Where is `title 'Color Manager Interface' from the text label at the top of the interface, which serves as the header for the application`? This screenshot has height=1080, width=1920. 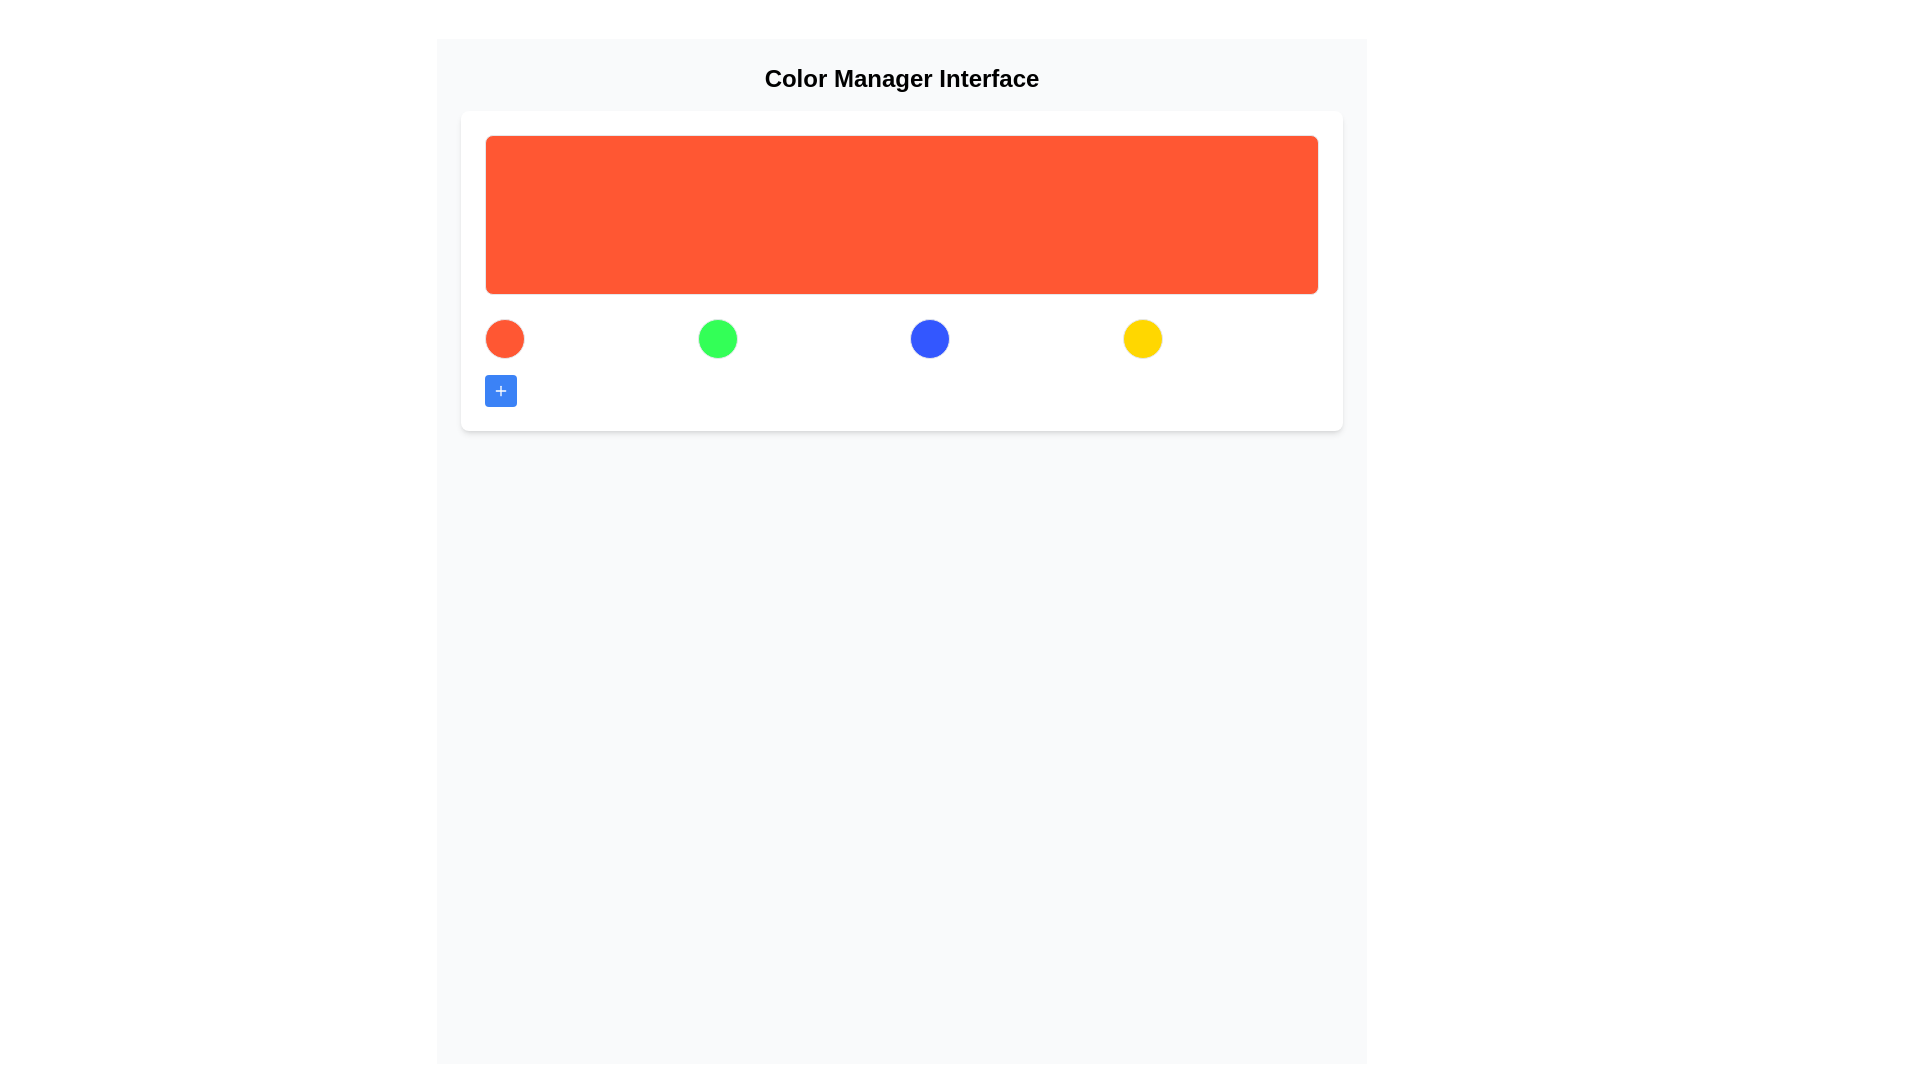 title 'Color Manager Interface' from the text label at the top of the interface, which serves as the header for the application is located at coordinates (901, 77).